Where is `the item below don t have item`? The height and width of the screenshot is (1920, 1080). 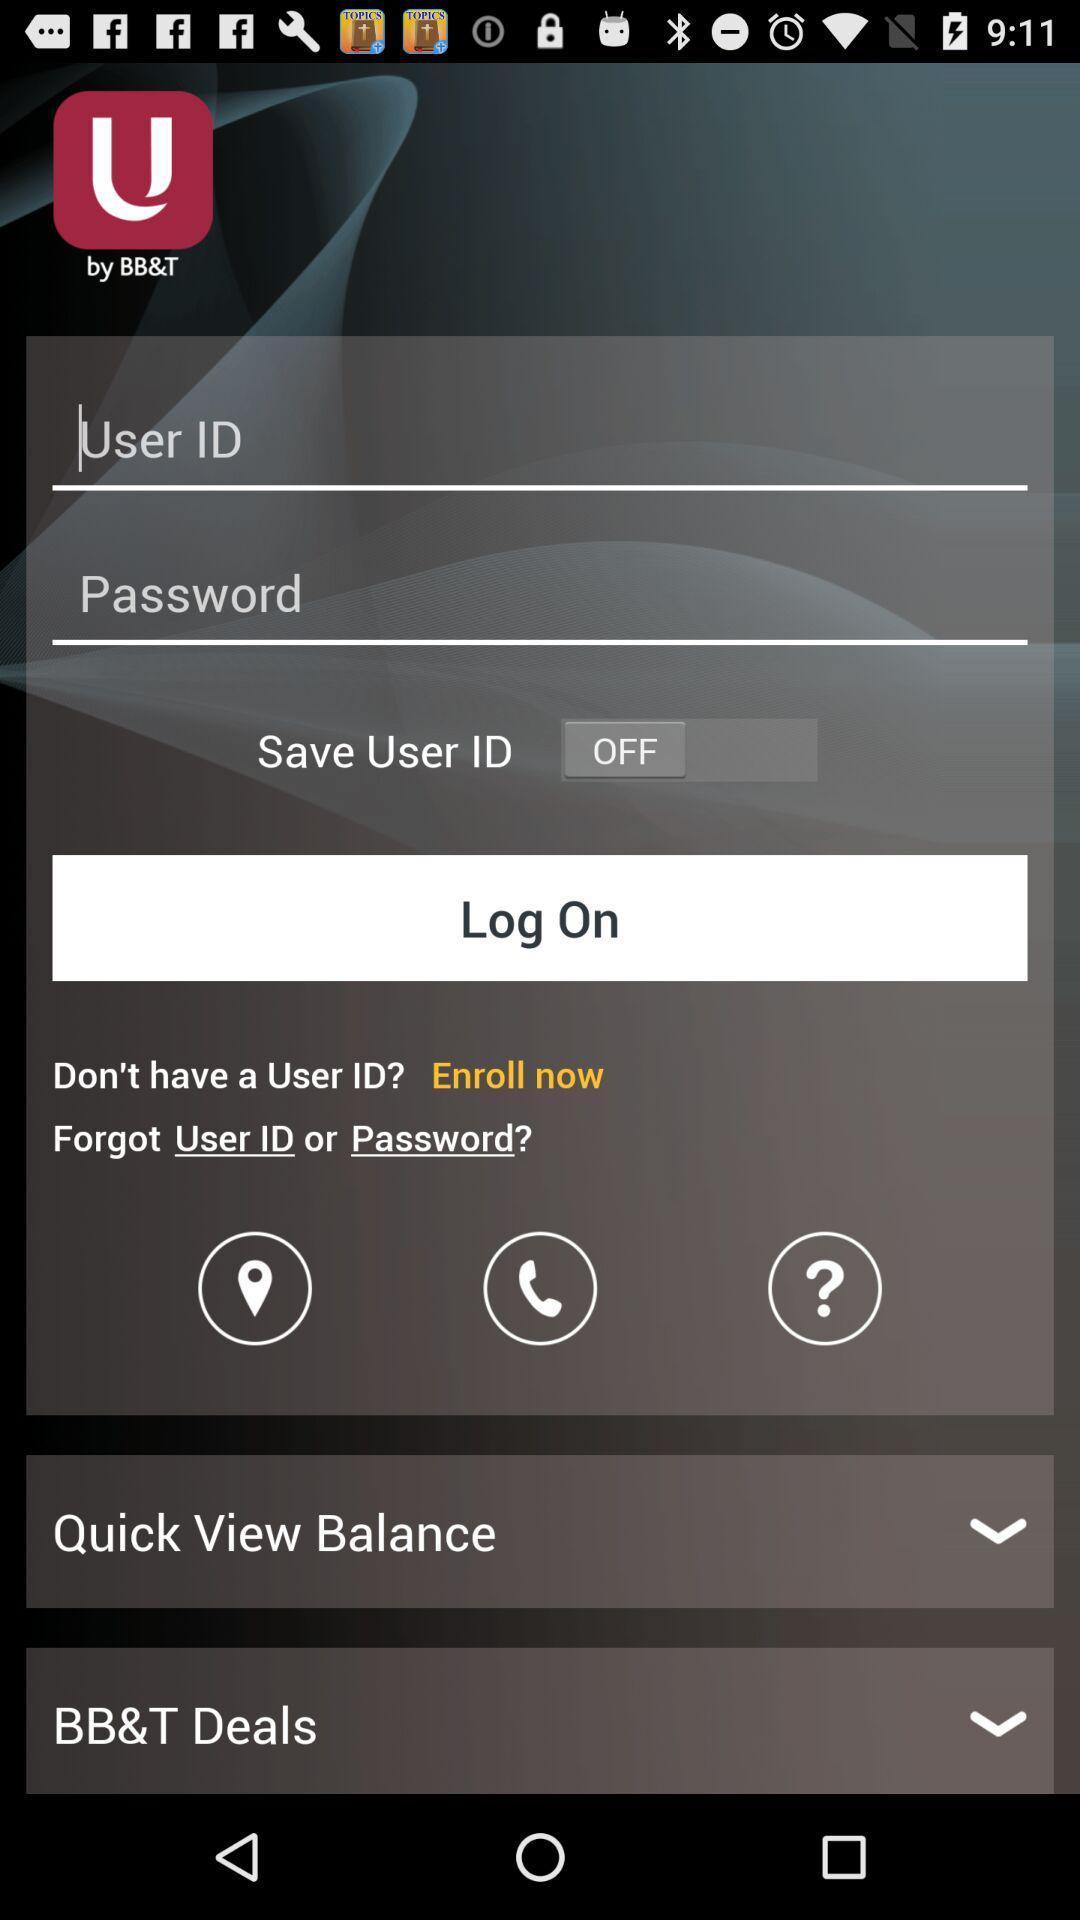
the item below don t have item is located at coordinates (440, 1137).